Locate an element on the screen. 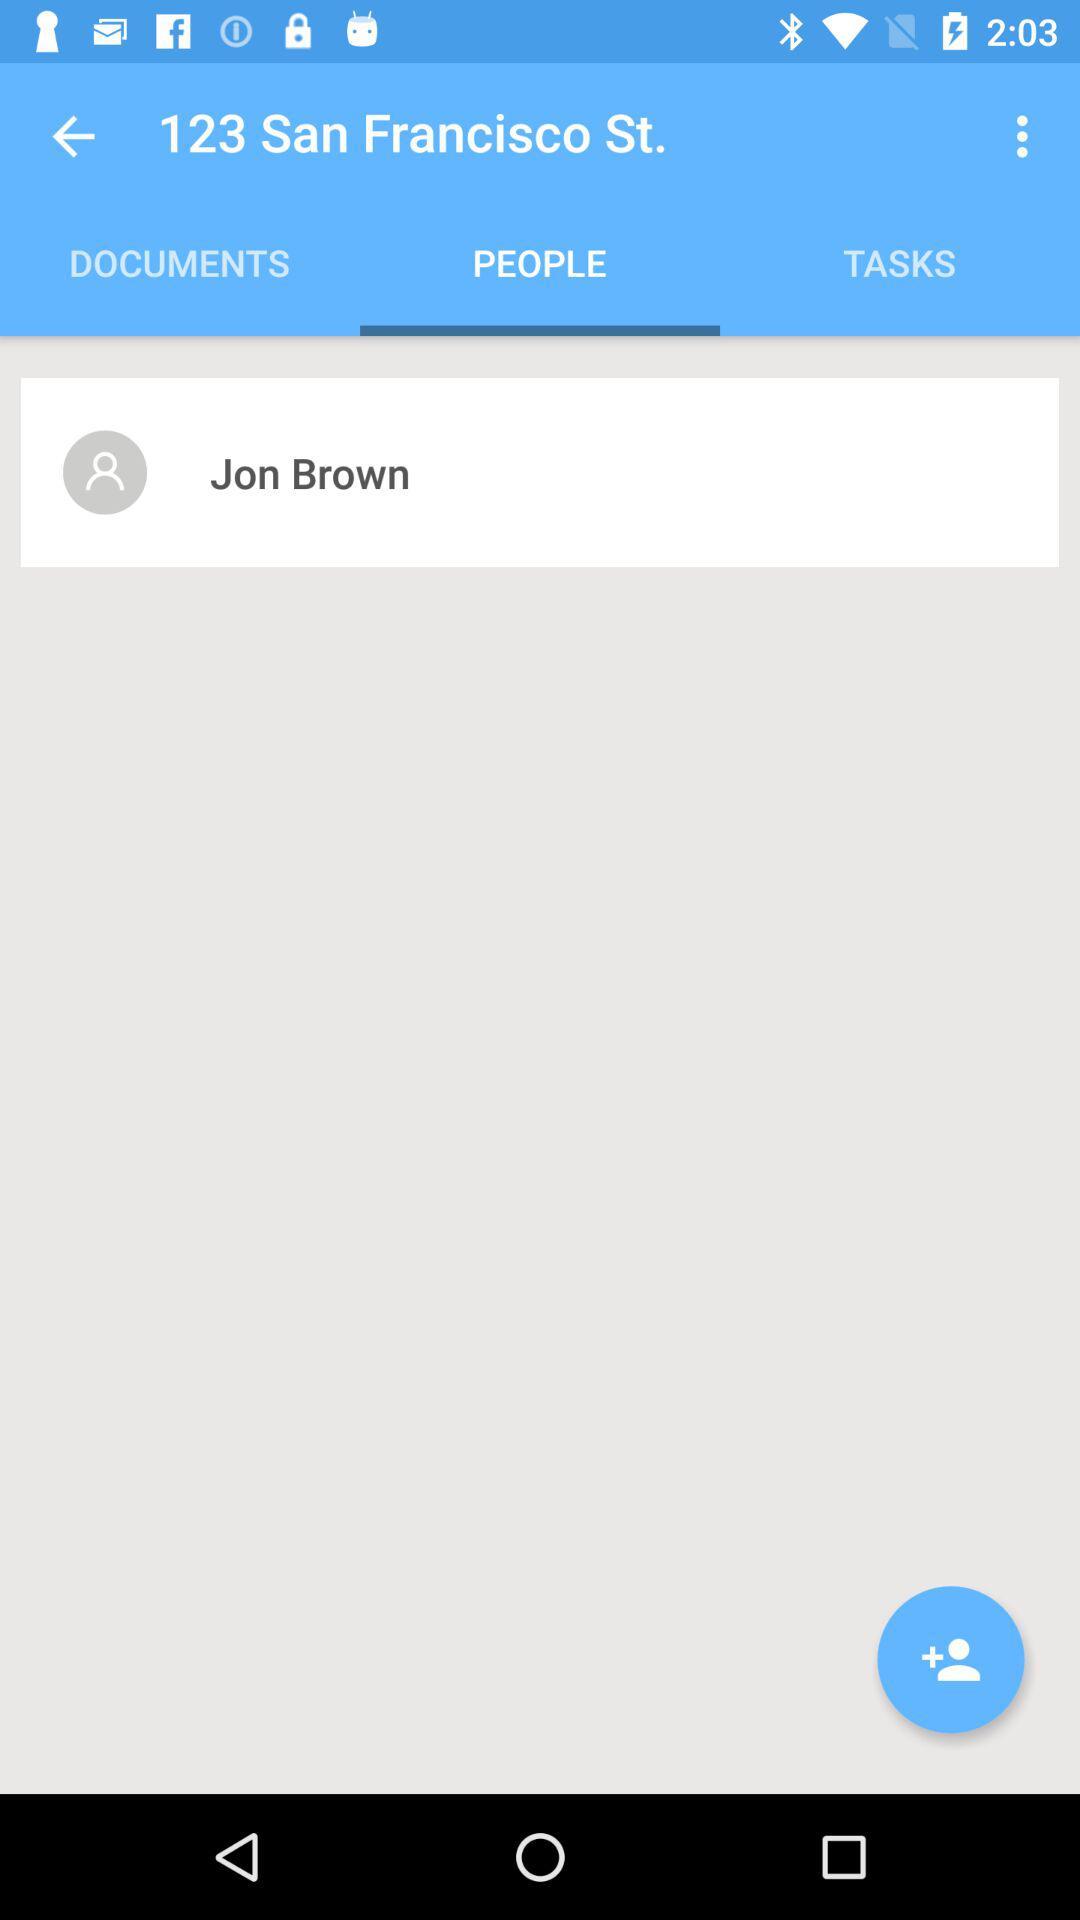  icon below jon brown icon is located at coordinates (950, 1659).